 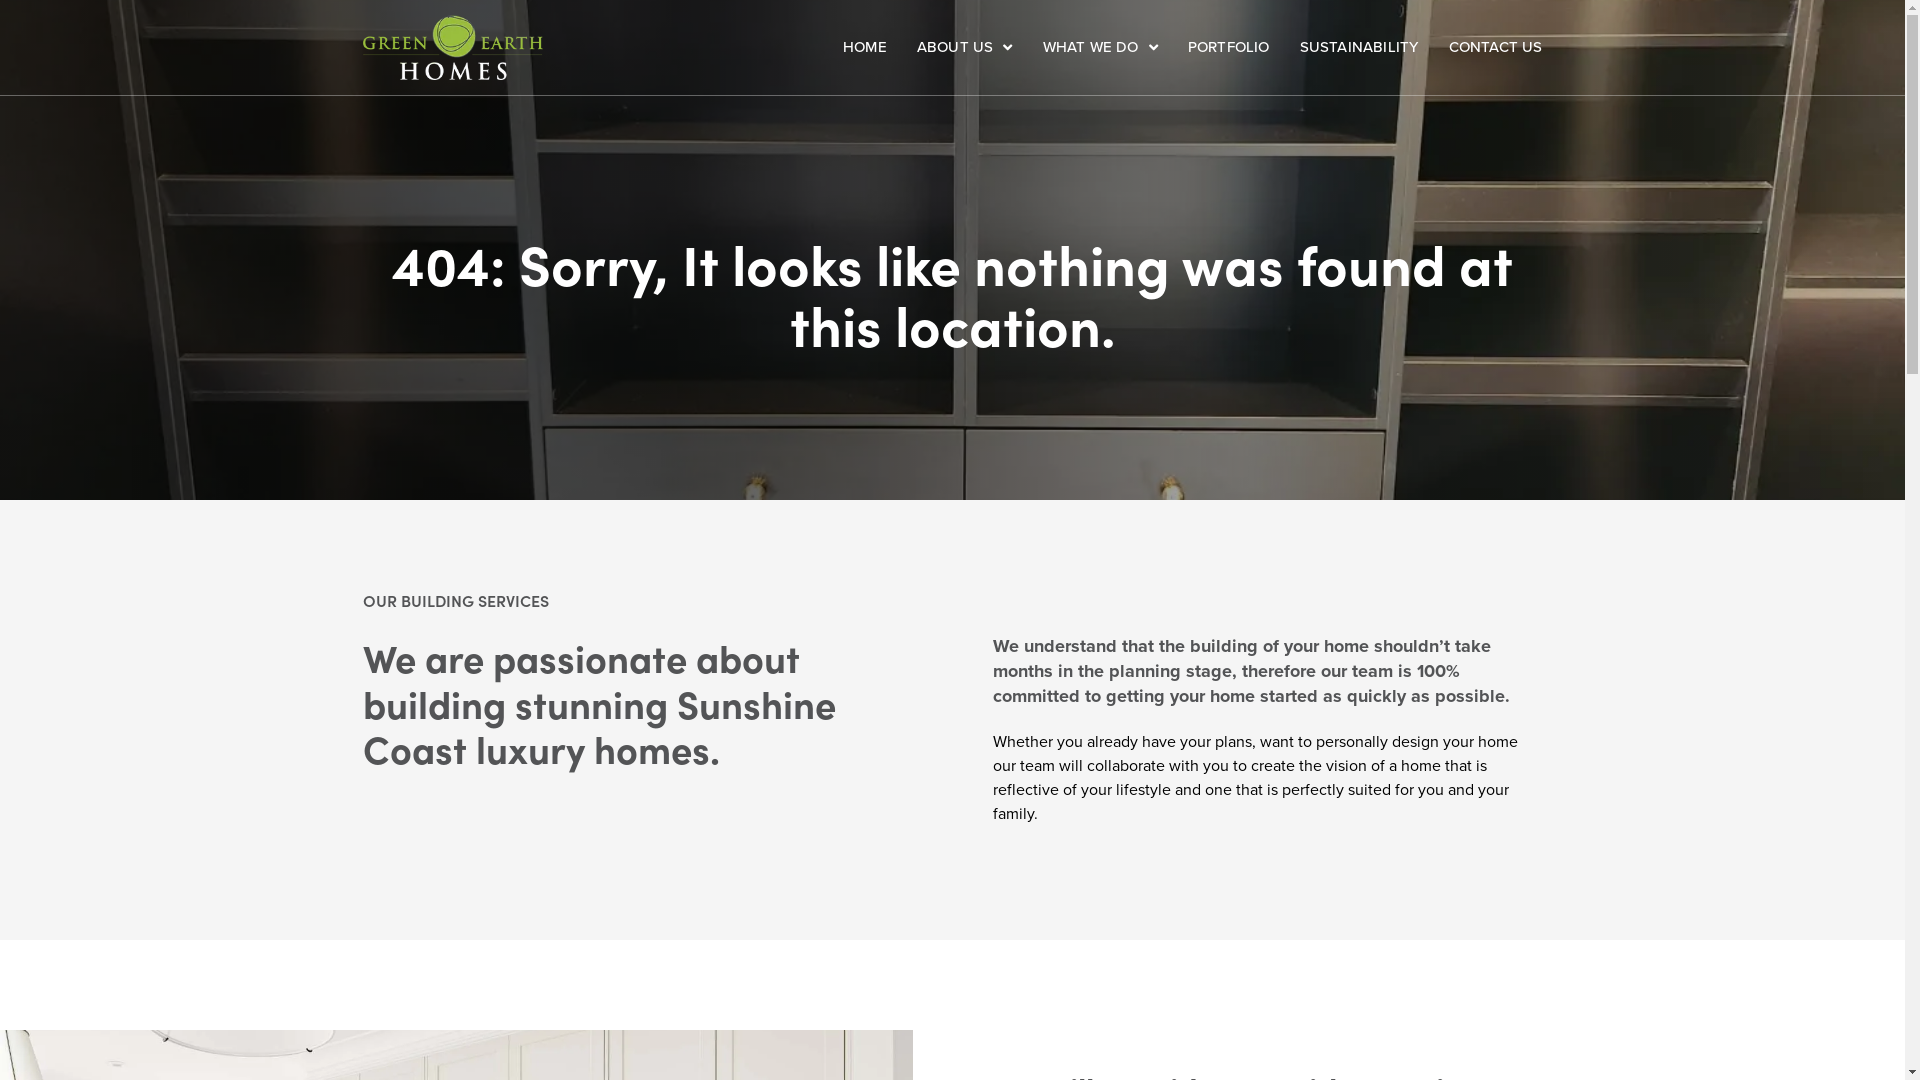 I want to click on 'SUSTAINABILITY', so click(x=1359, y=46).